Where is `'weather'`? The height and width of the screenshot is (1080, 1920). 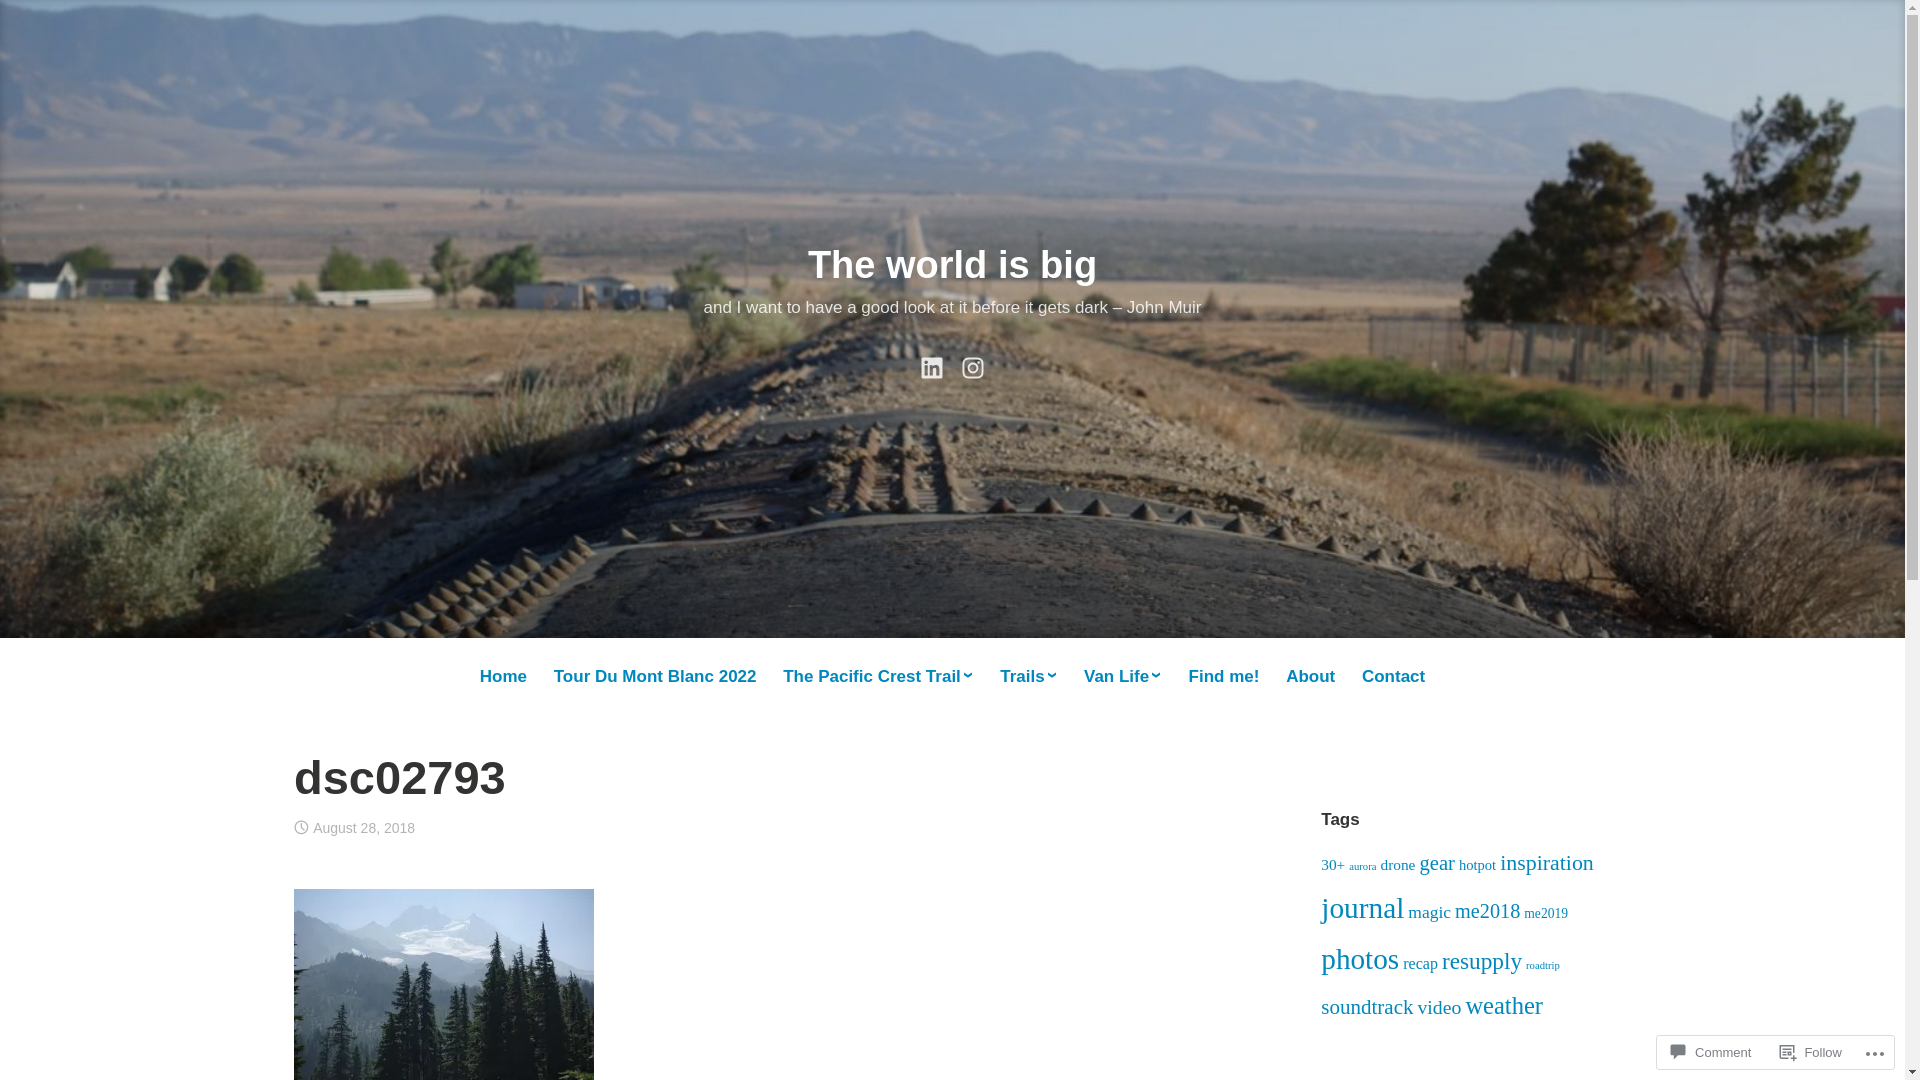
'weather' is located at coordinates (1503, 1005).